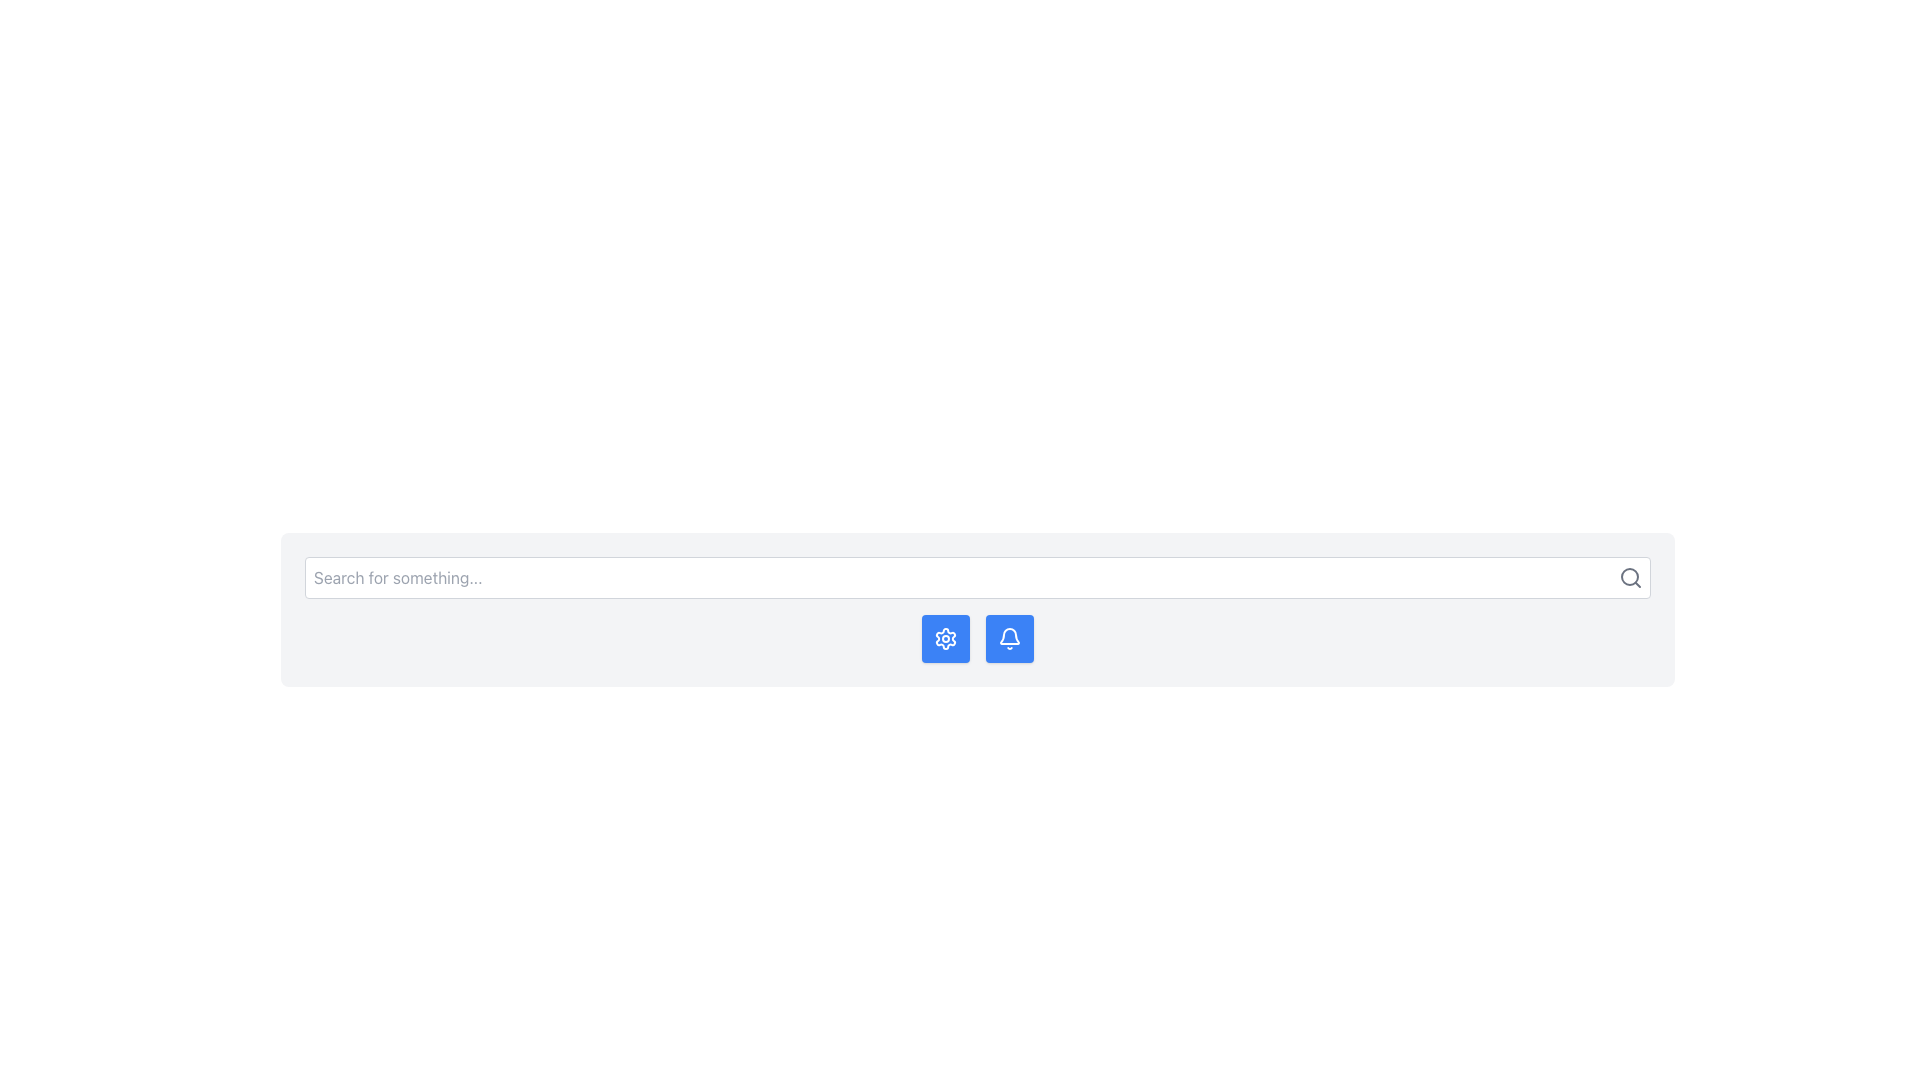 This screenshot has height=1080, width=1920. Describe the element at coordinates (1630, 577) in the screenshot. I see `the circular lens of the magnifying glass icon, which is part of the search functionality represented in the SVG graphical element` at that location.